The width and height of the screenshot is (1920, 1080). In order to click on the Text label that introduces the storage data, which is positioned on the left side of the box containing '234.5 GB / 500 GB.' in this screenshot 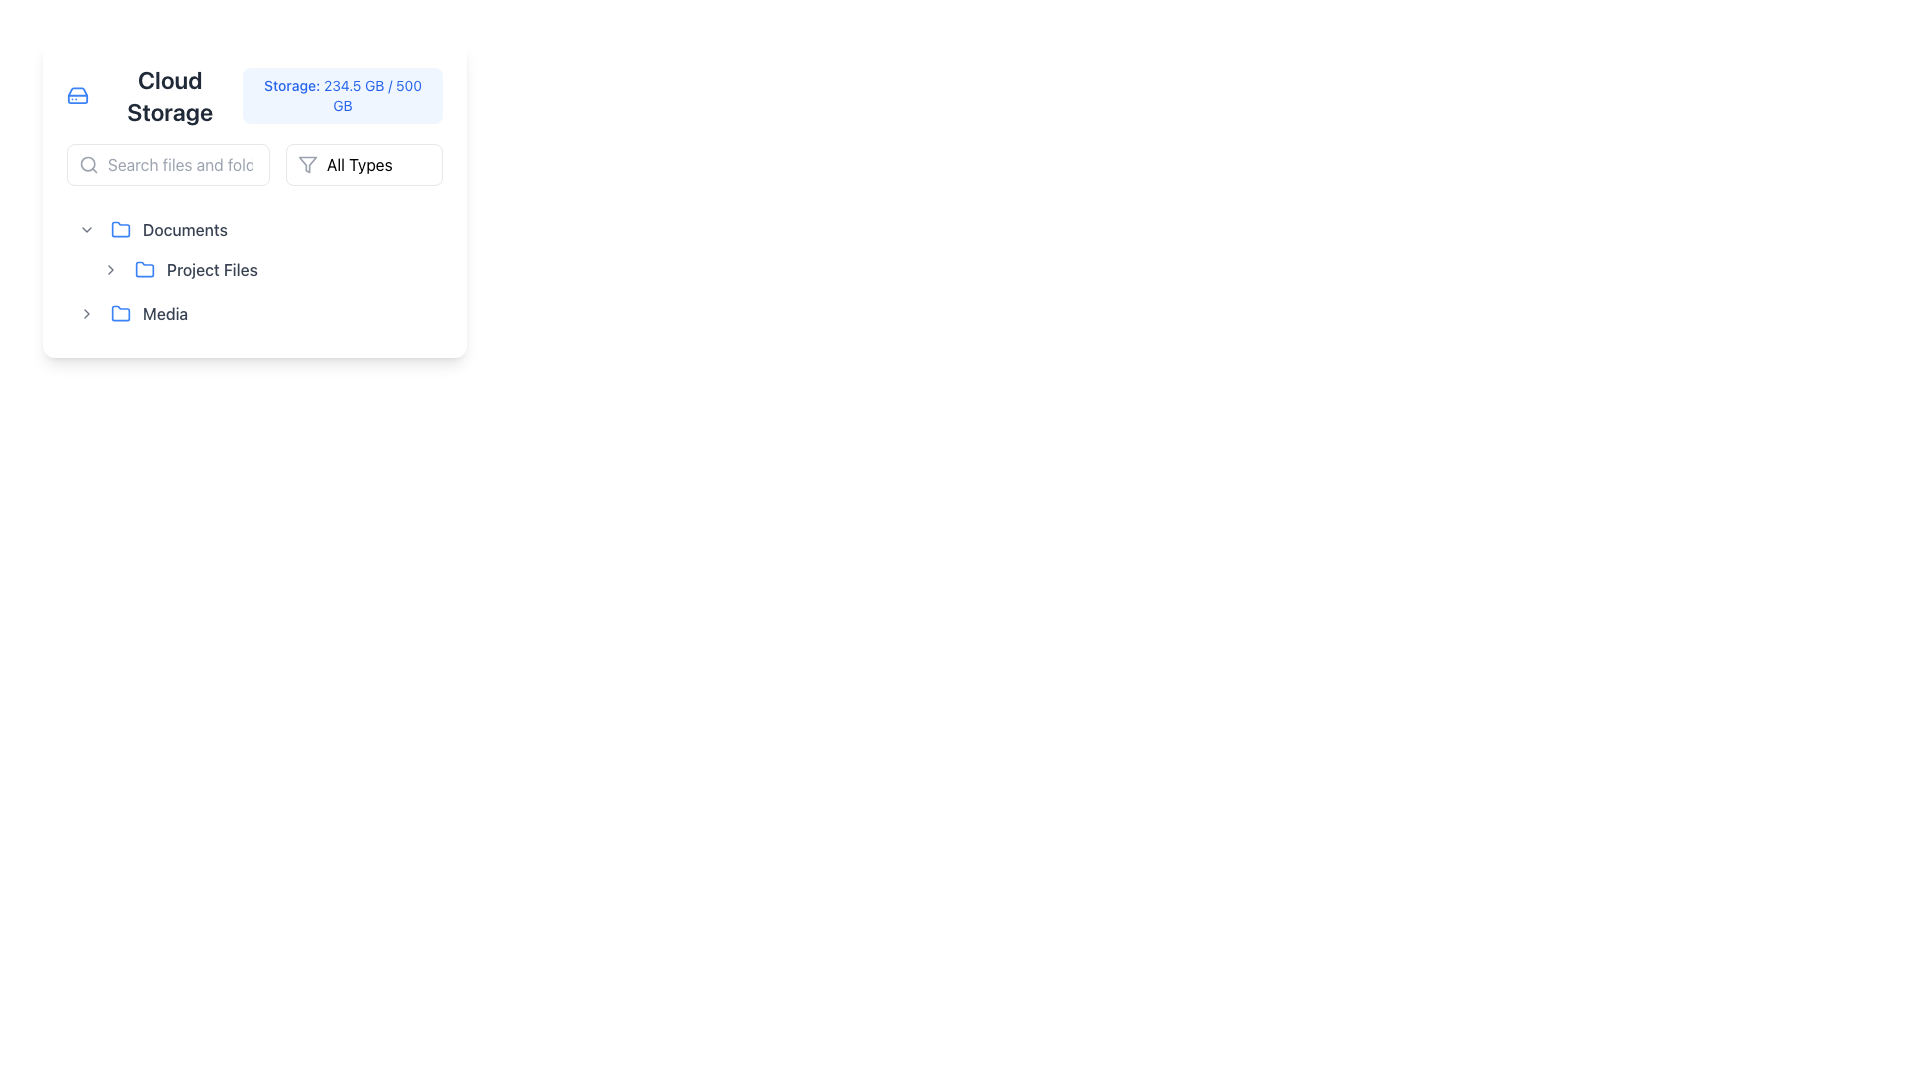, I will do `click(292, 84)`.